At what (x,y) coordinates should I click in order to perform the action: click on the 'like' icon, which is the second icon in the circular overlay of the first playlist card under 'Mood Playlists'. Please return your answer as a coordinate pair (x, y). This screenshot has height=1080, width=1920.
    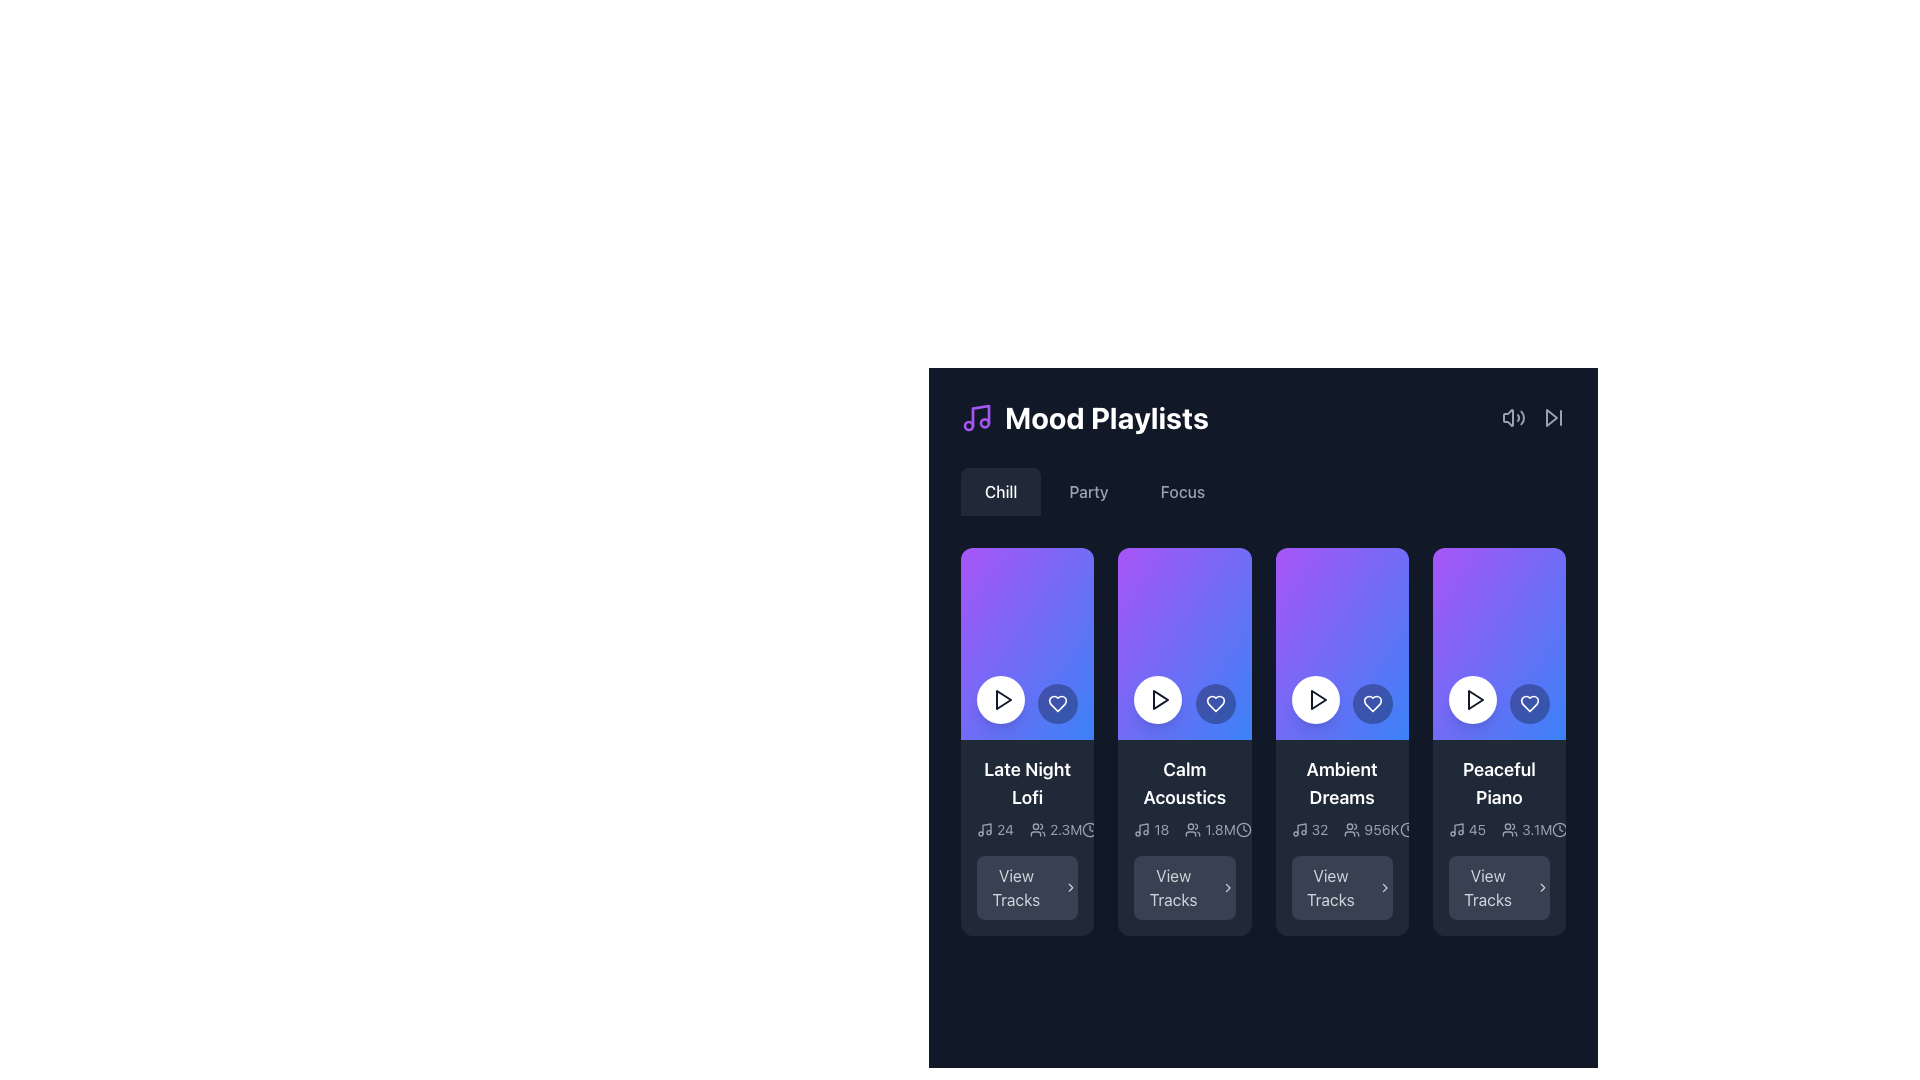
    Looking at the image, I should click on (1057, 703).